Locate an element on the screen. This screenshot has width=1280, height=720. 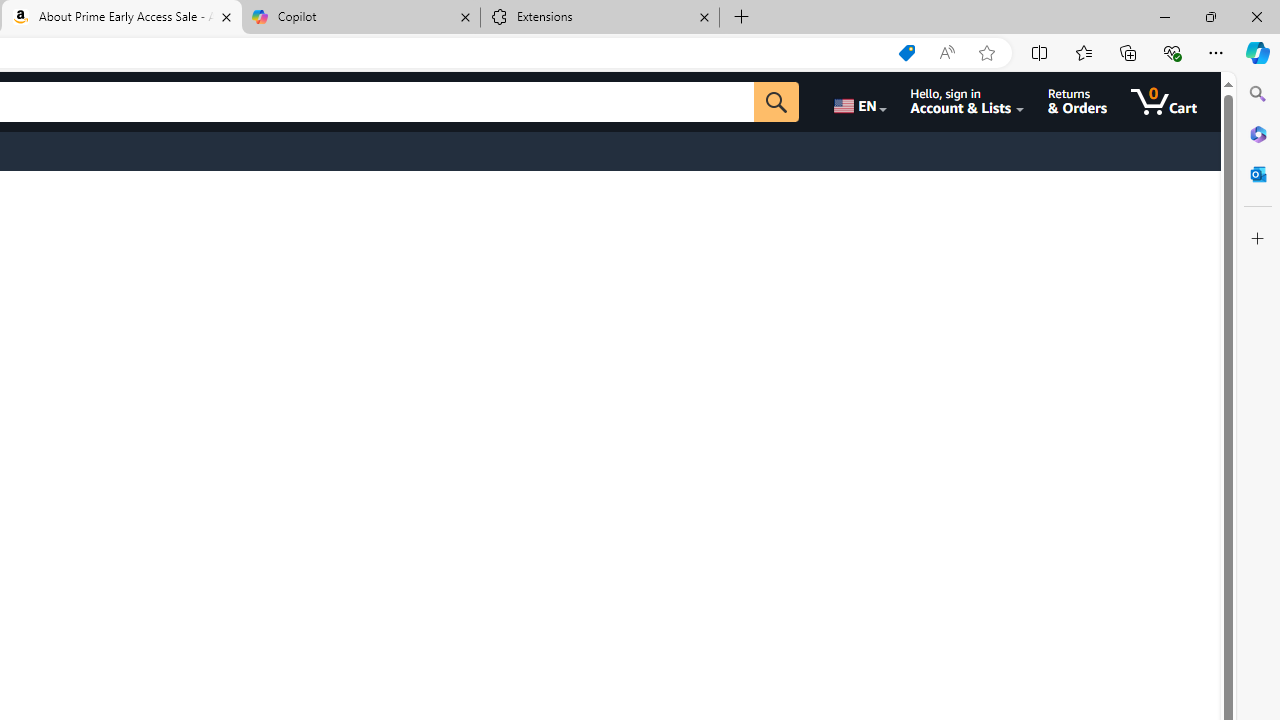
'Shopping in Microsoft Edge' is located at coordinates (905, 52).